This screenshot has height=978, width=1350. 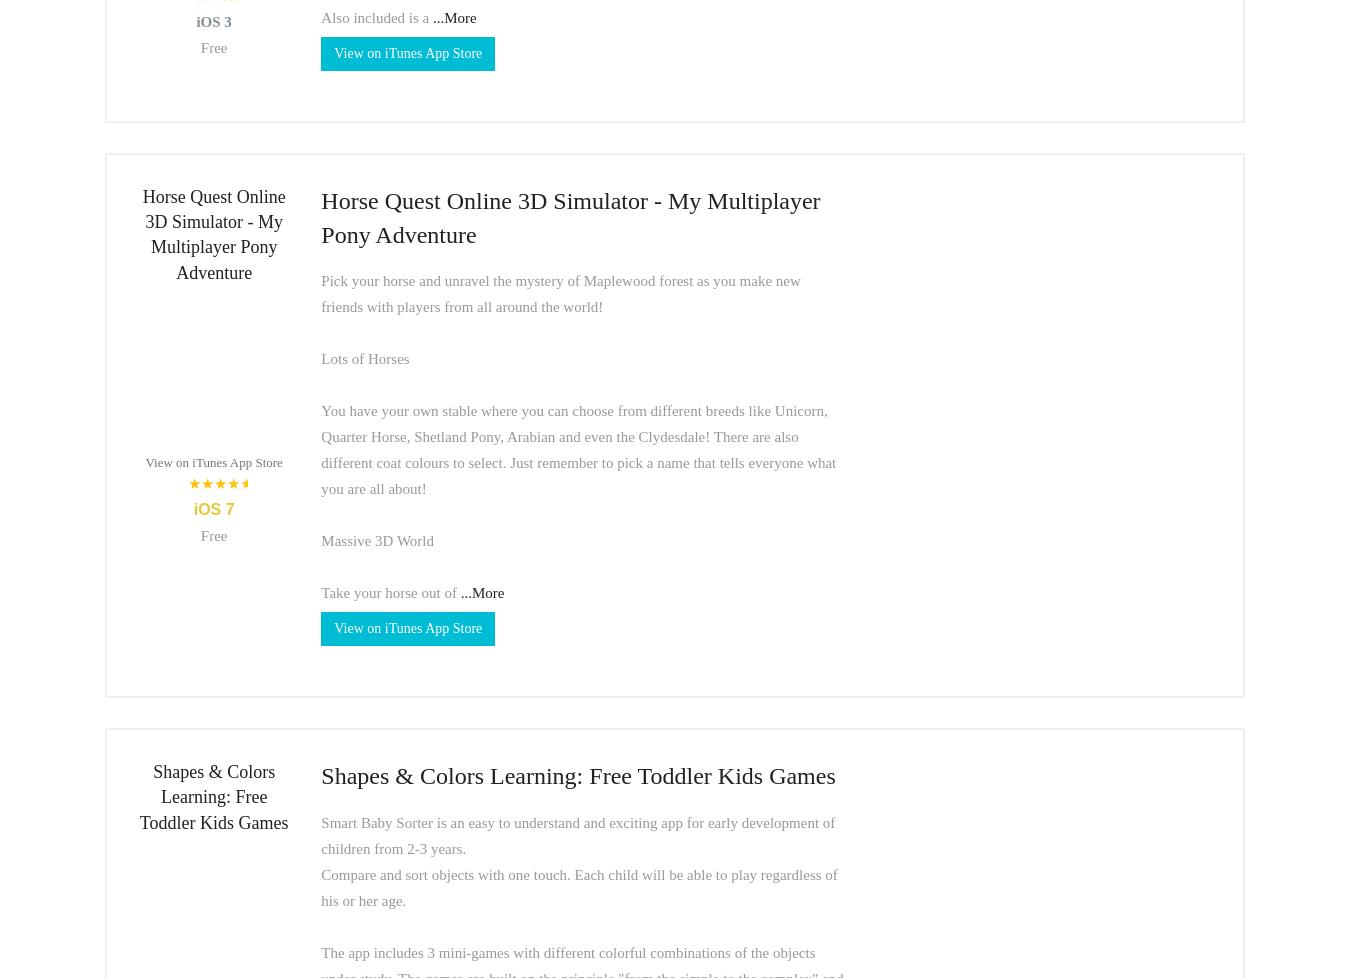 I want to click on 'iOS 7', so click(x=193, y=508).